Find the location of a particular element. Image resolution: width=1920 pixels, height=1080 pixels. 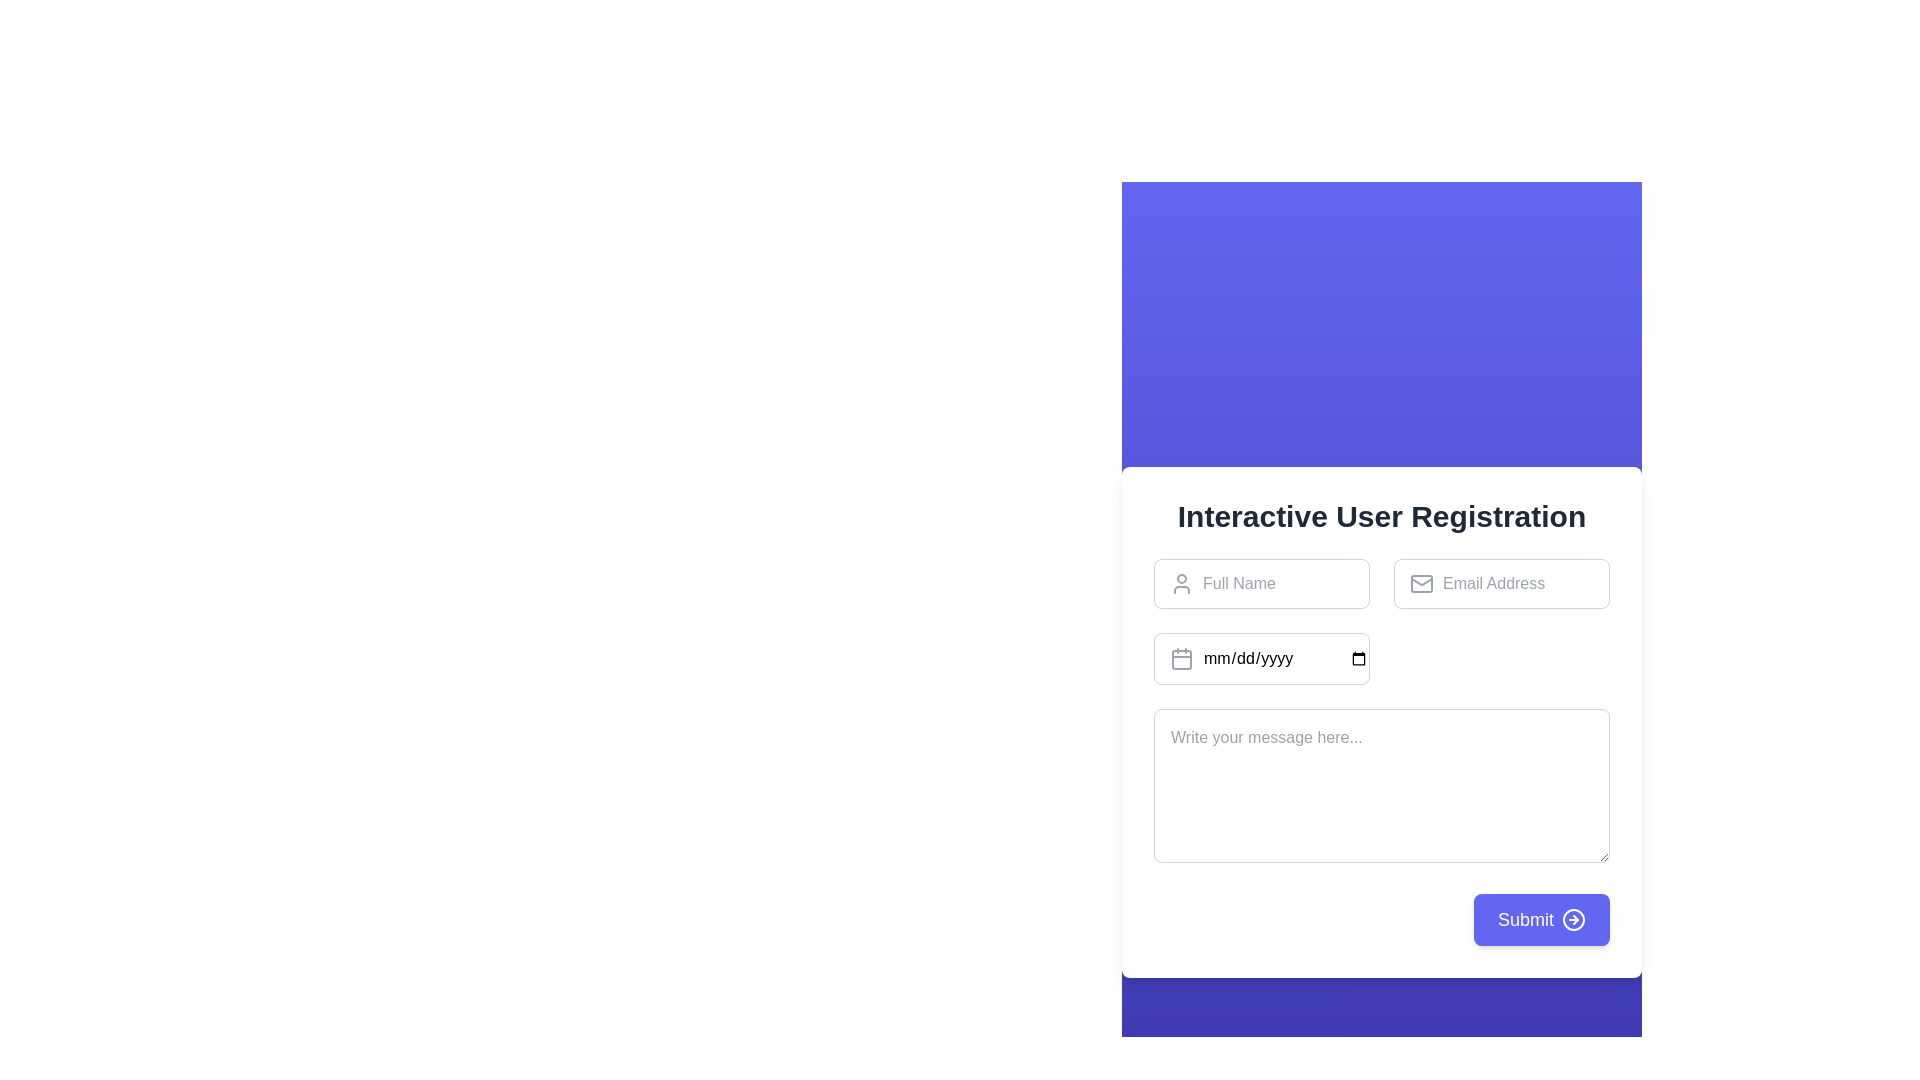

header text displaying 'Interactive User Registration', which is a large bold text centered at the top of a white form card is located at coordinates (1381, 515).